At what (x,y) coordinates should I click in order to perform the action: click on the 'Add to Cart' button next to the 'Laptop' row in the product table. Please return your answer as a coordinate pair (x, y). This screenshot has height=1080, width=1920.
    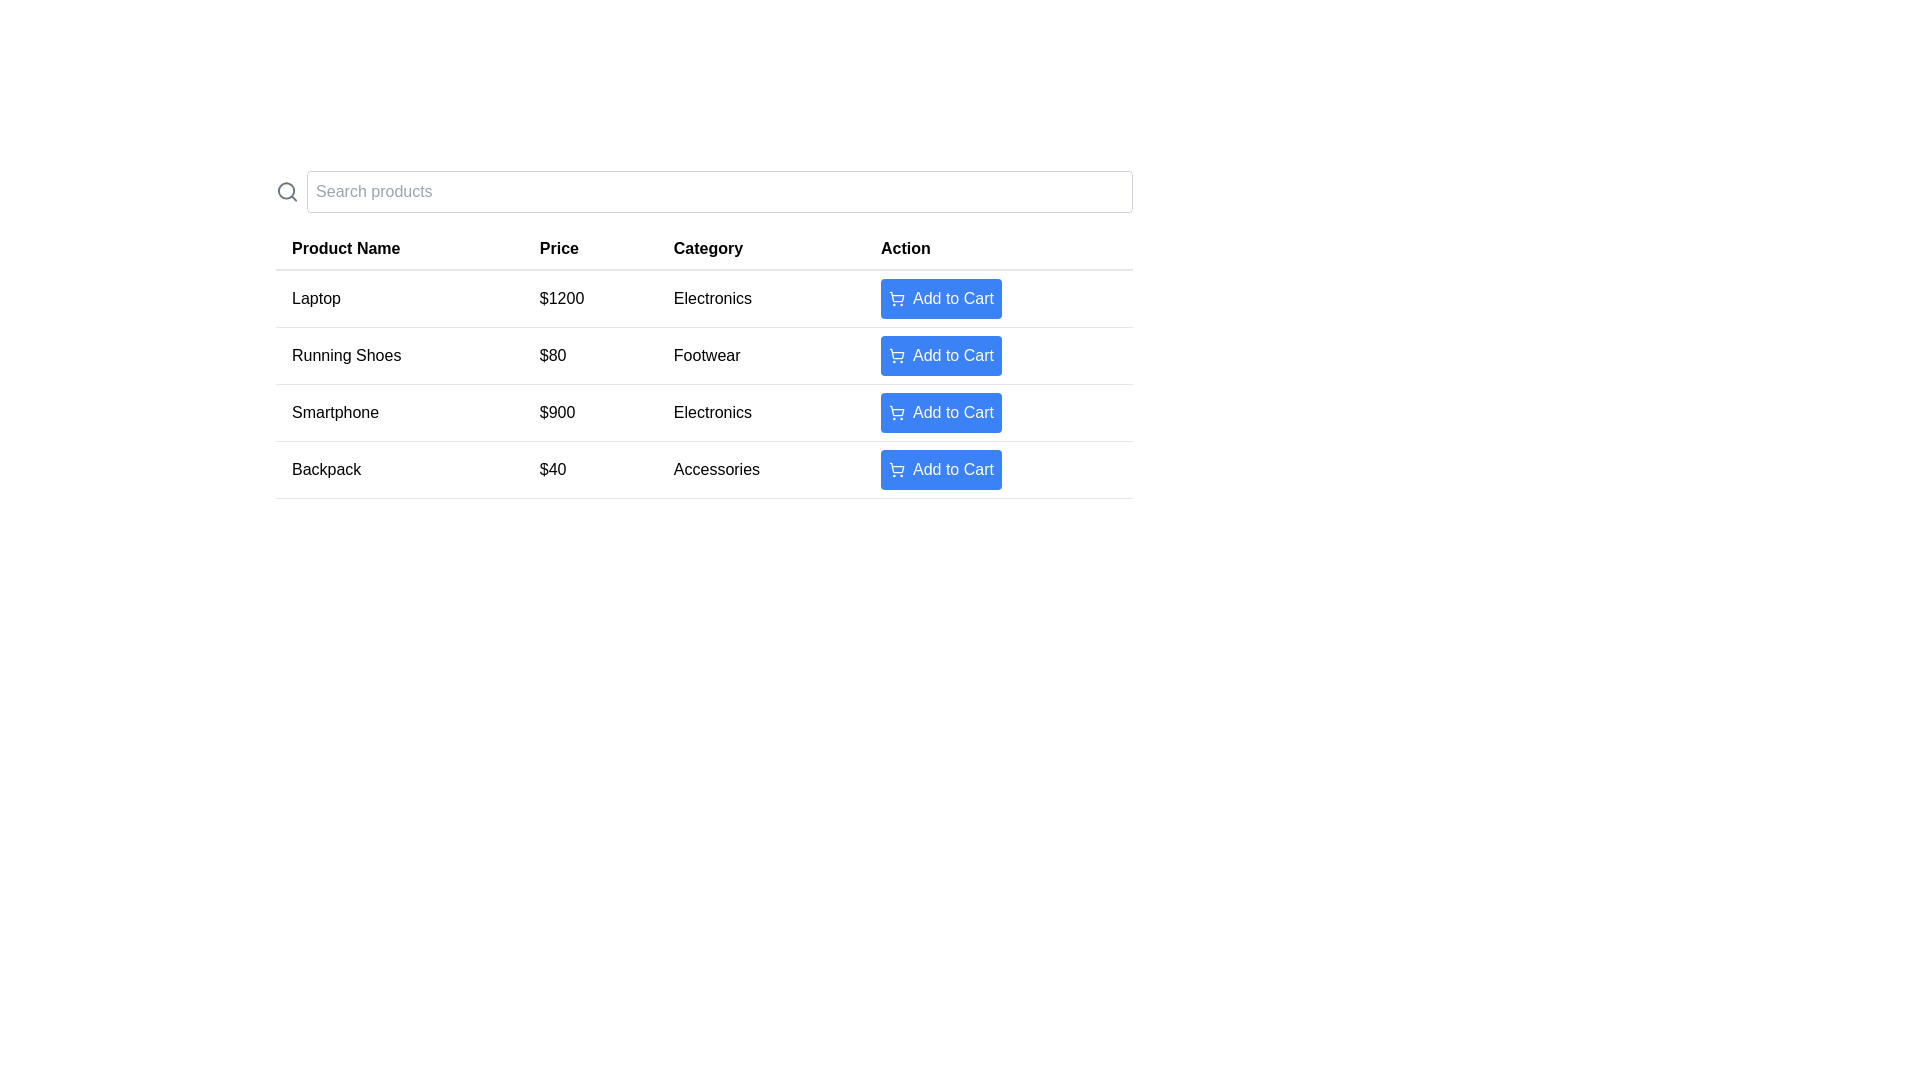
    Looking at the image, I should click on (940, 299).